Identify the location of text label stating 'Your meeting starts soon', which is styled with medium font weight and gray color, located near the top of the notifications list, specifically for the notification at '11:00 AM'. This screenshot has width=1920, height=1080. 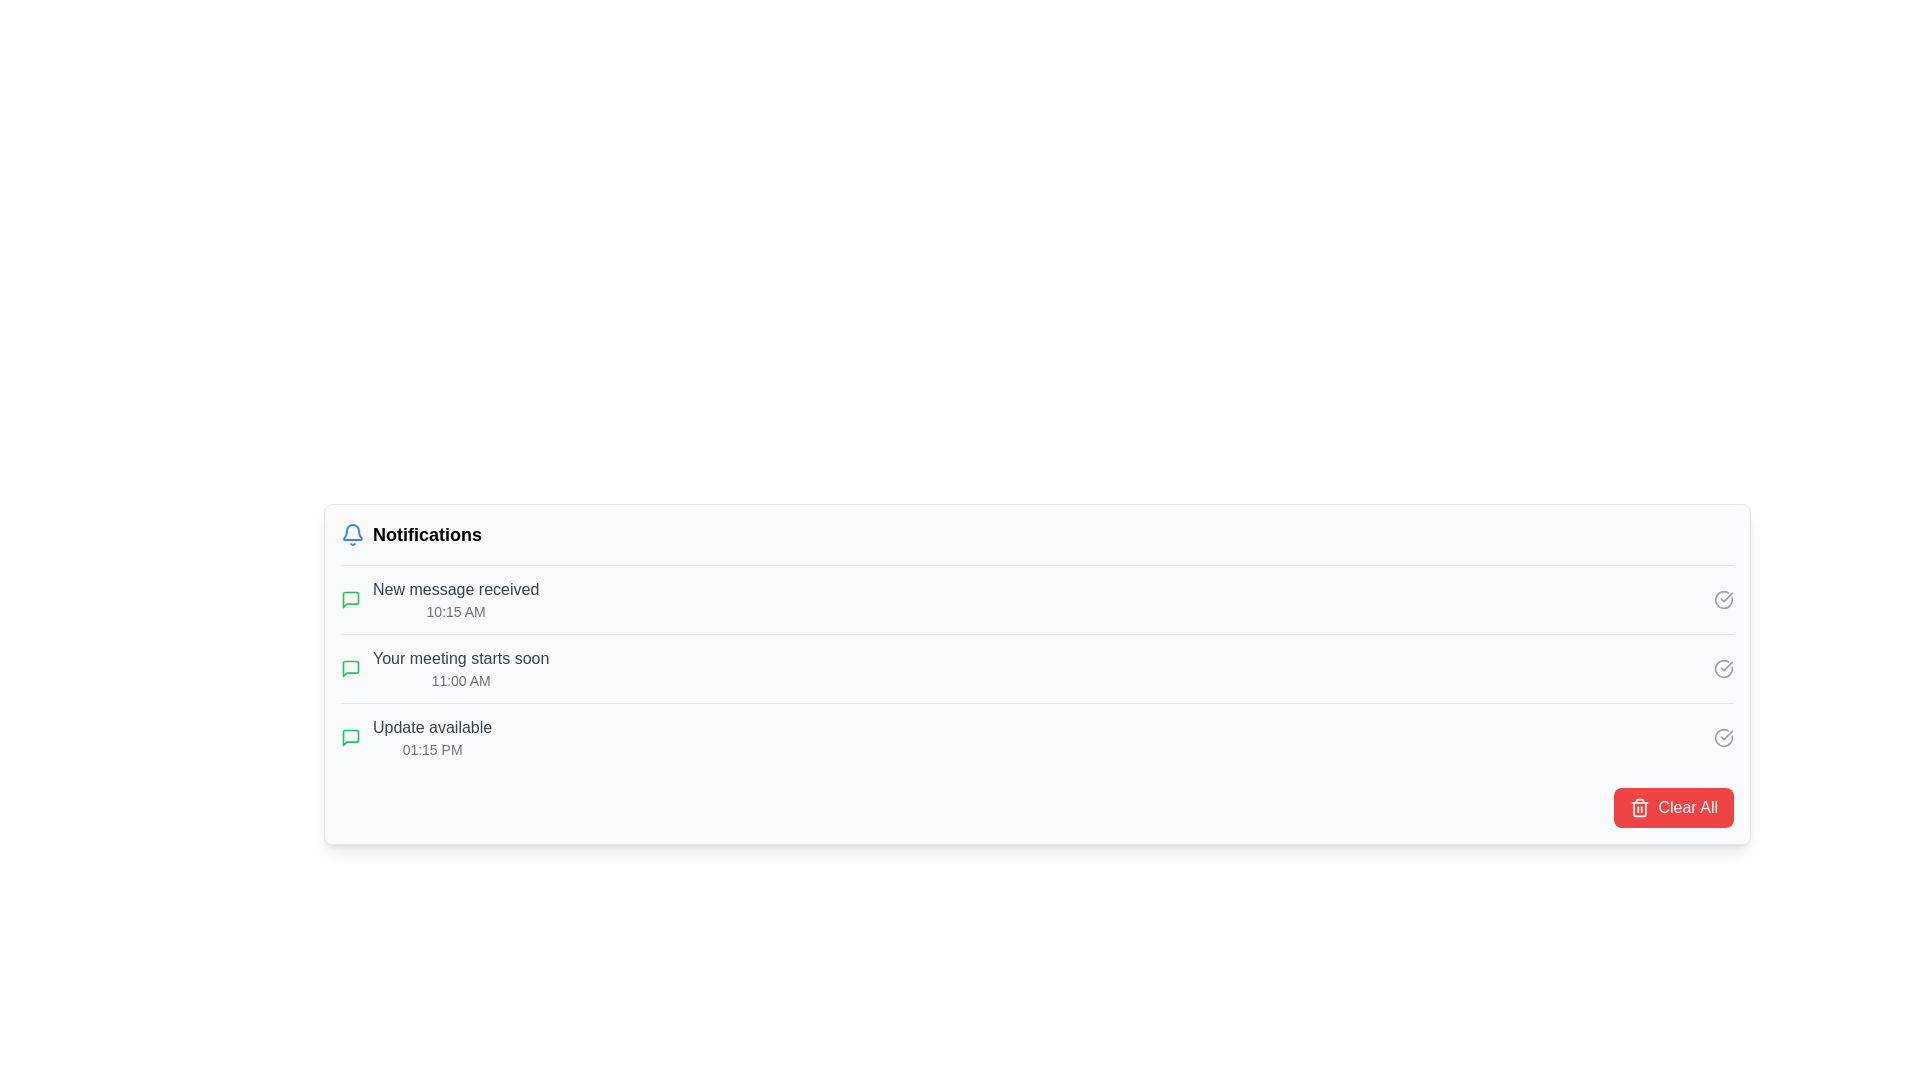
(460, 659).